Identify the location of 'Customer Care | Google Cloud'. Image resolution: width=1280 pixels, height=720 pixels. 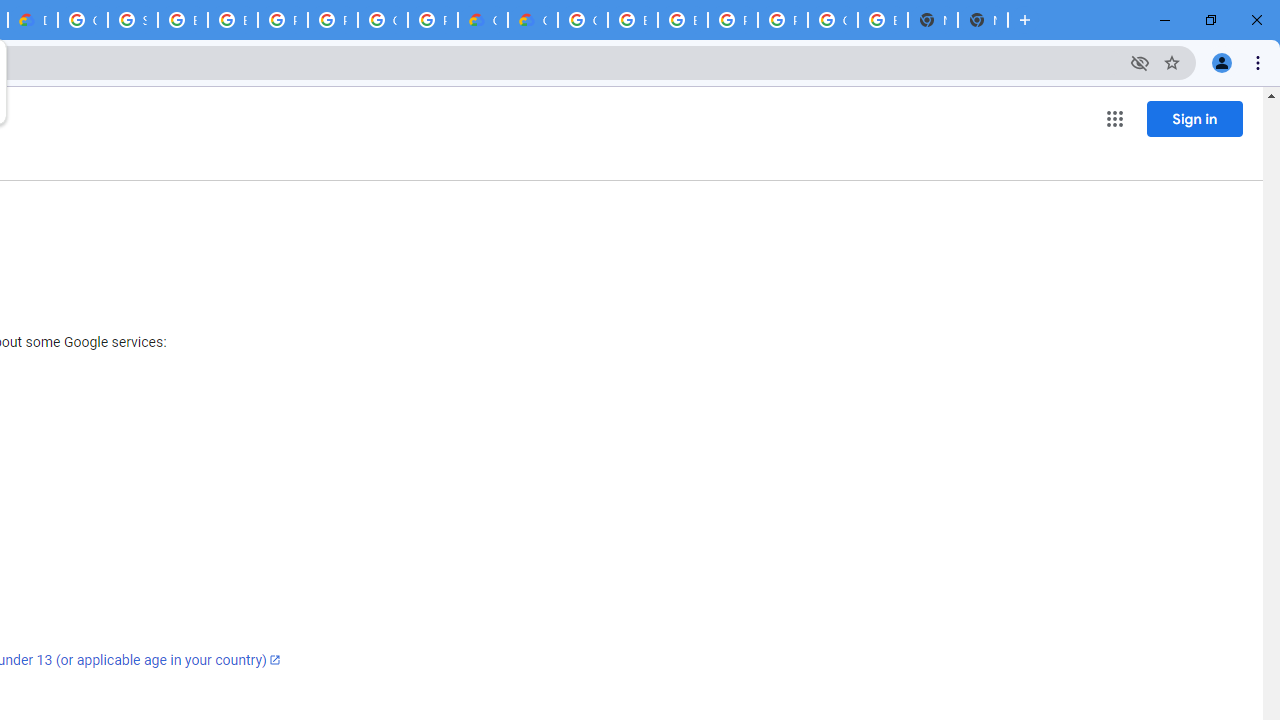
(483, 20).